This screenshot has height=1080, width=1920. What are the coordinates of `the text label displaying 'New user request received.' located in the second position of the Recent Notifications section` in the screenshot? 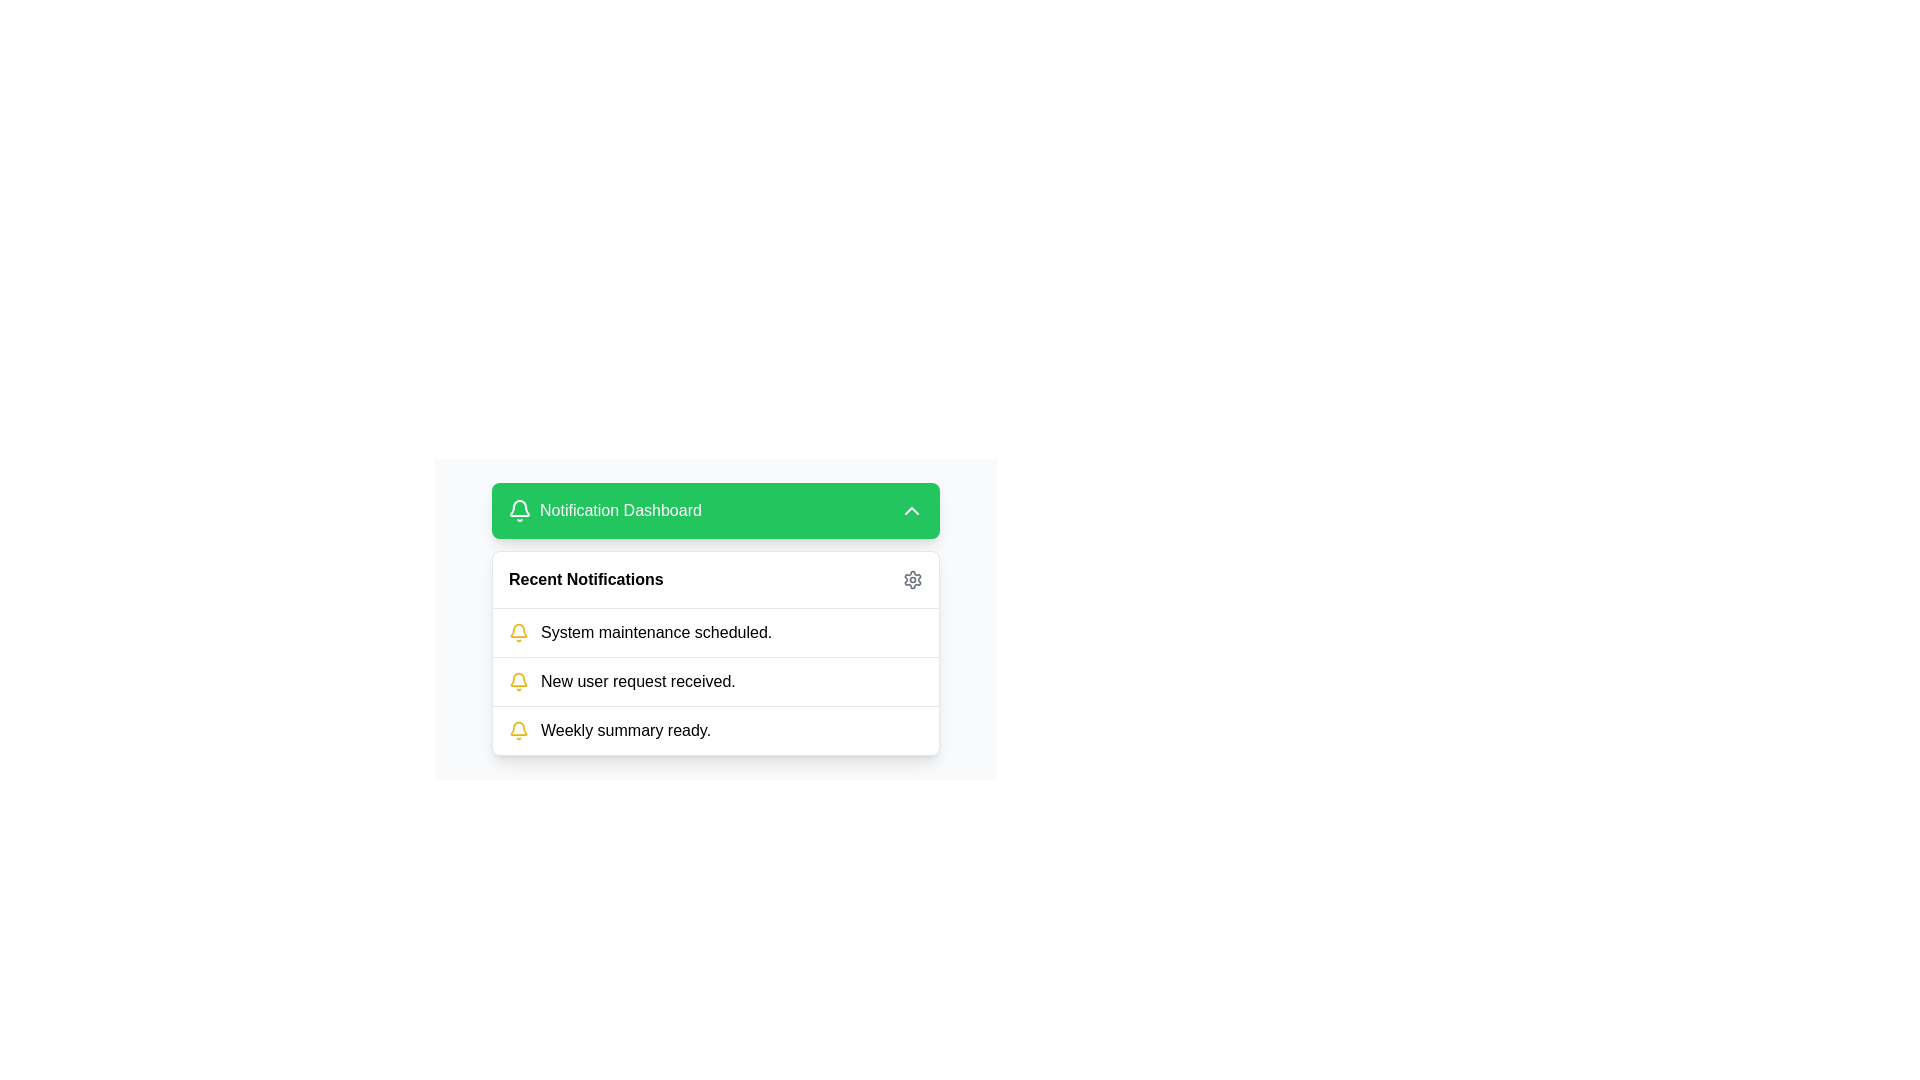 It's located at (637, 681).